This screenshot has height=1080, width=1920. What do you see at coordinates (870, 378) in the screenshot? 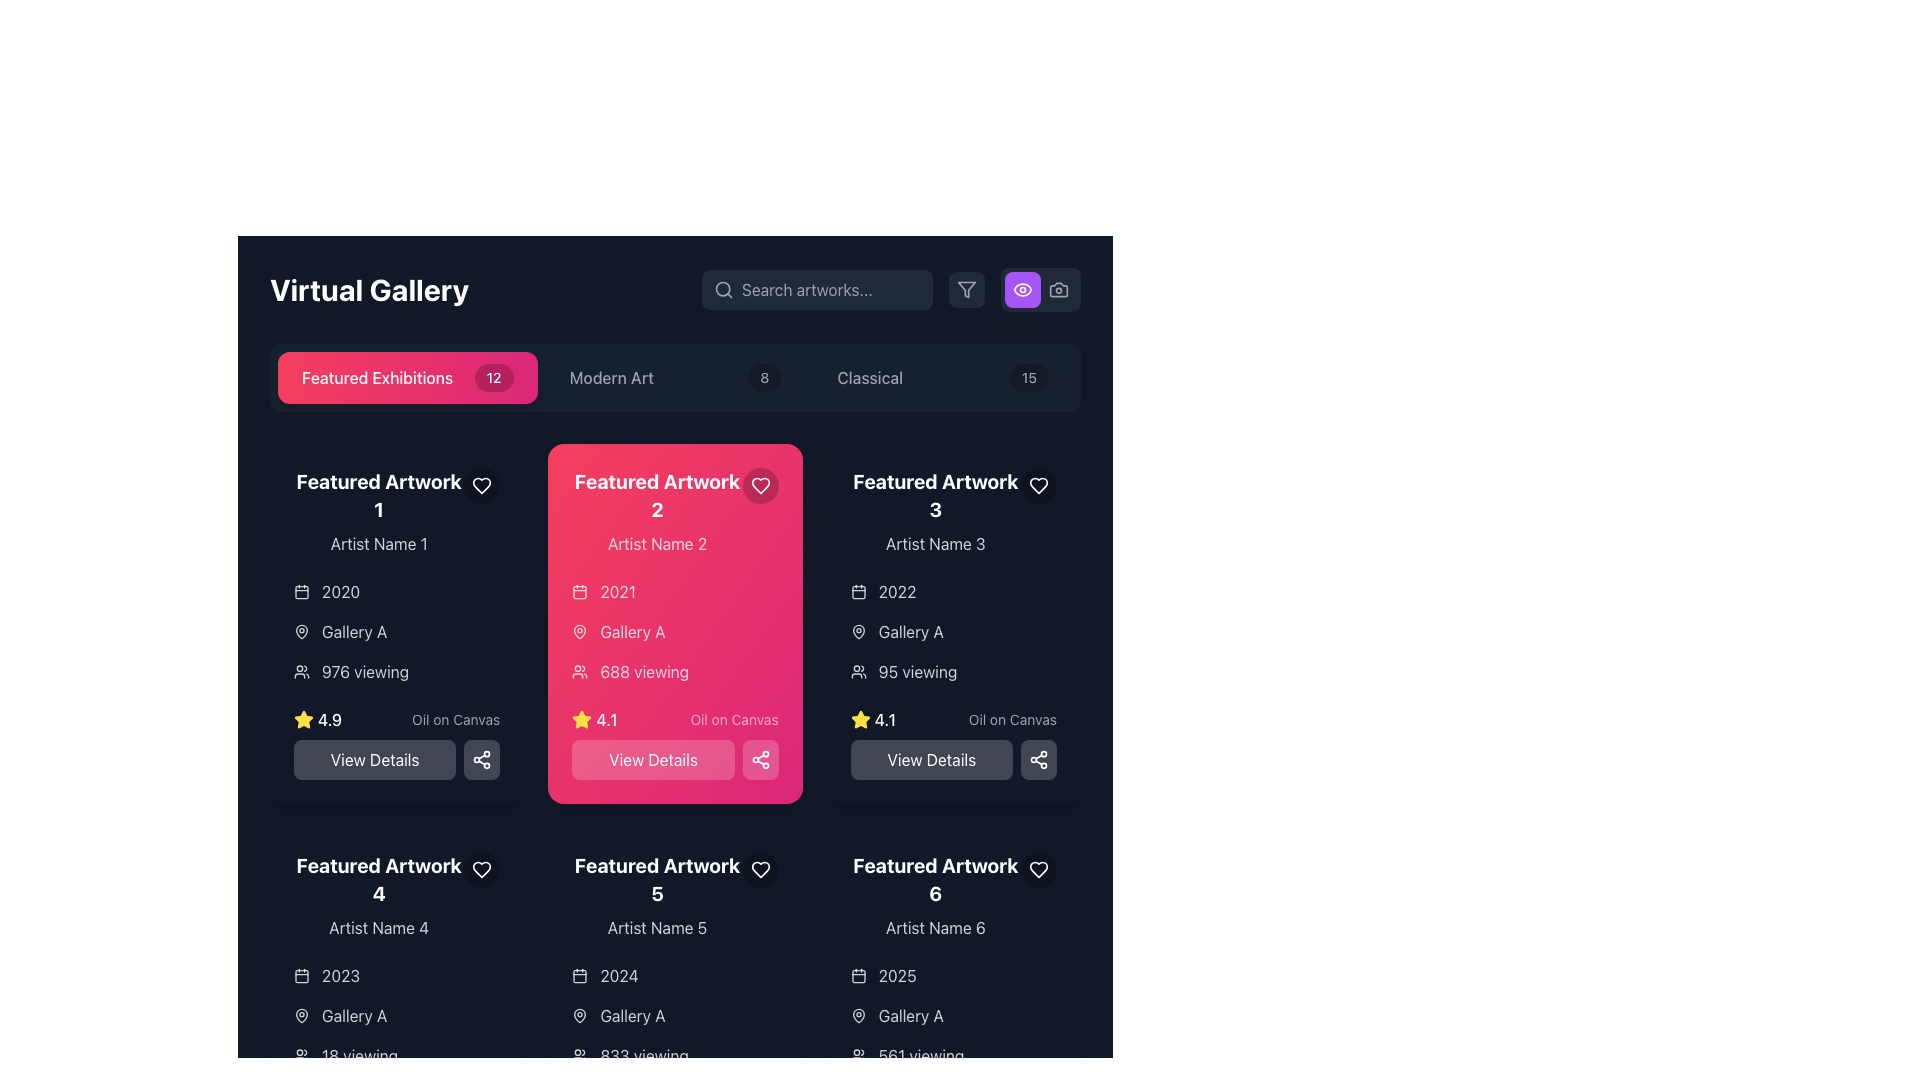
I see `the text label displaying 'Classical'` at bounding box center [870, 378].